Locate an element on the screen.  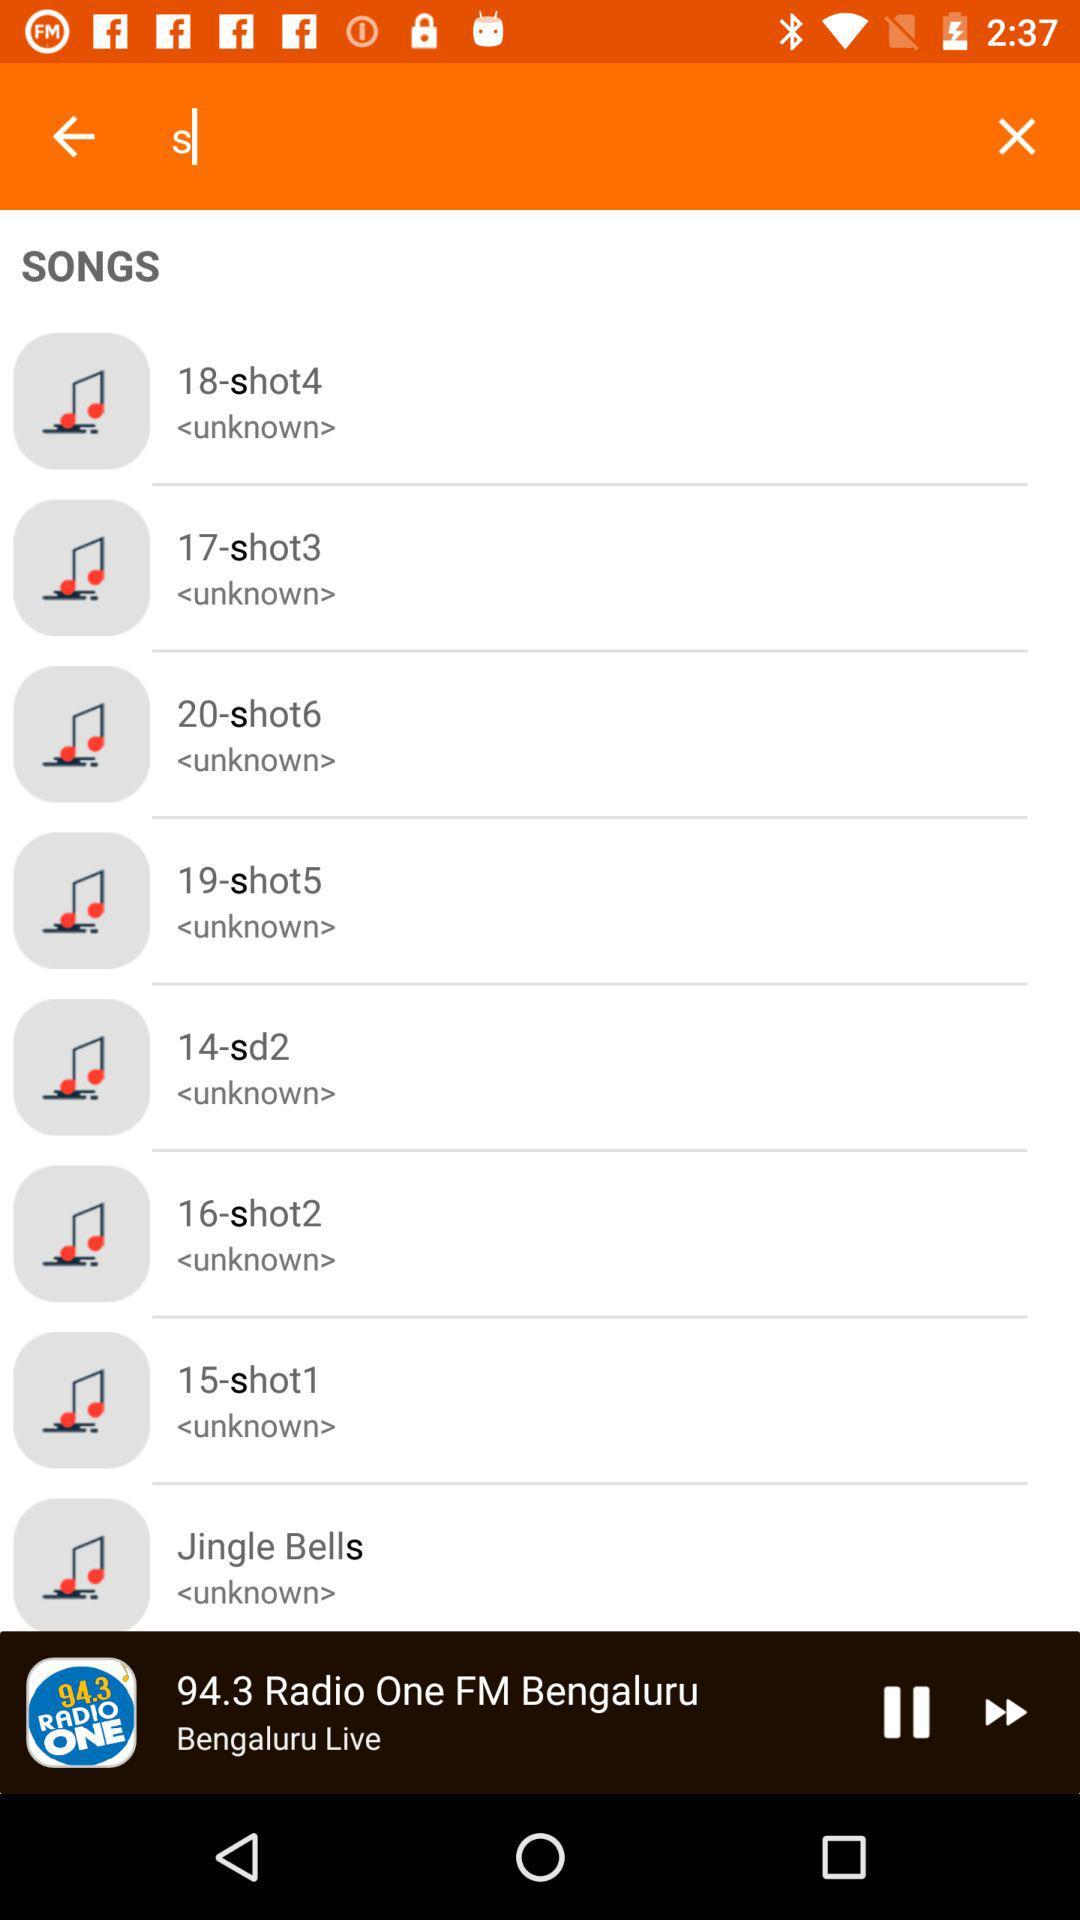
front button is located at coordinates (72, 135).